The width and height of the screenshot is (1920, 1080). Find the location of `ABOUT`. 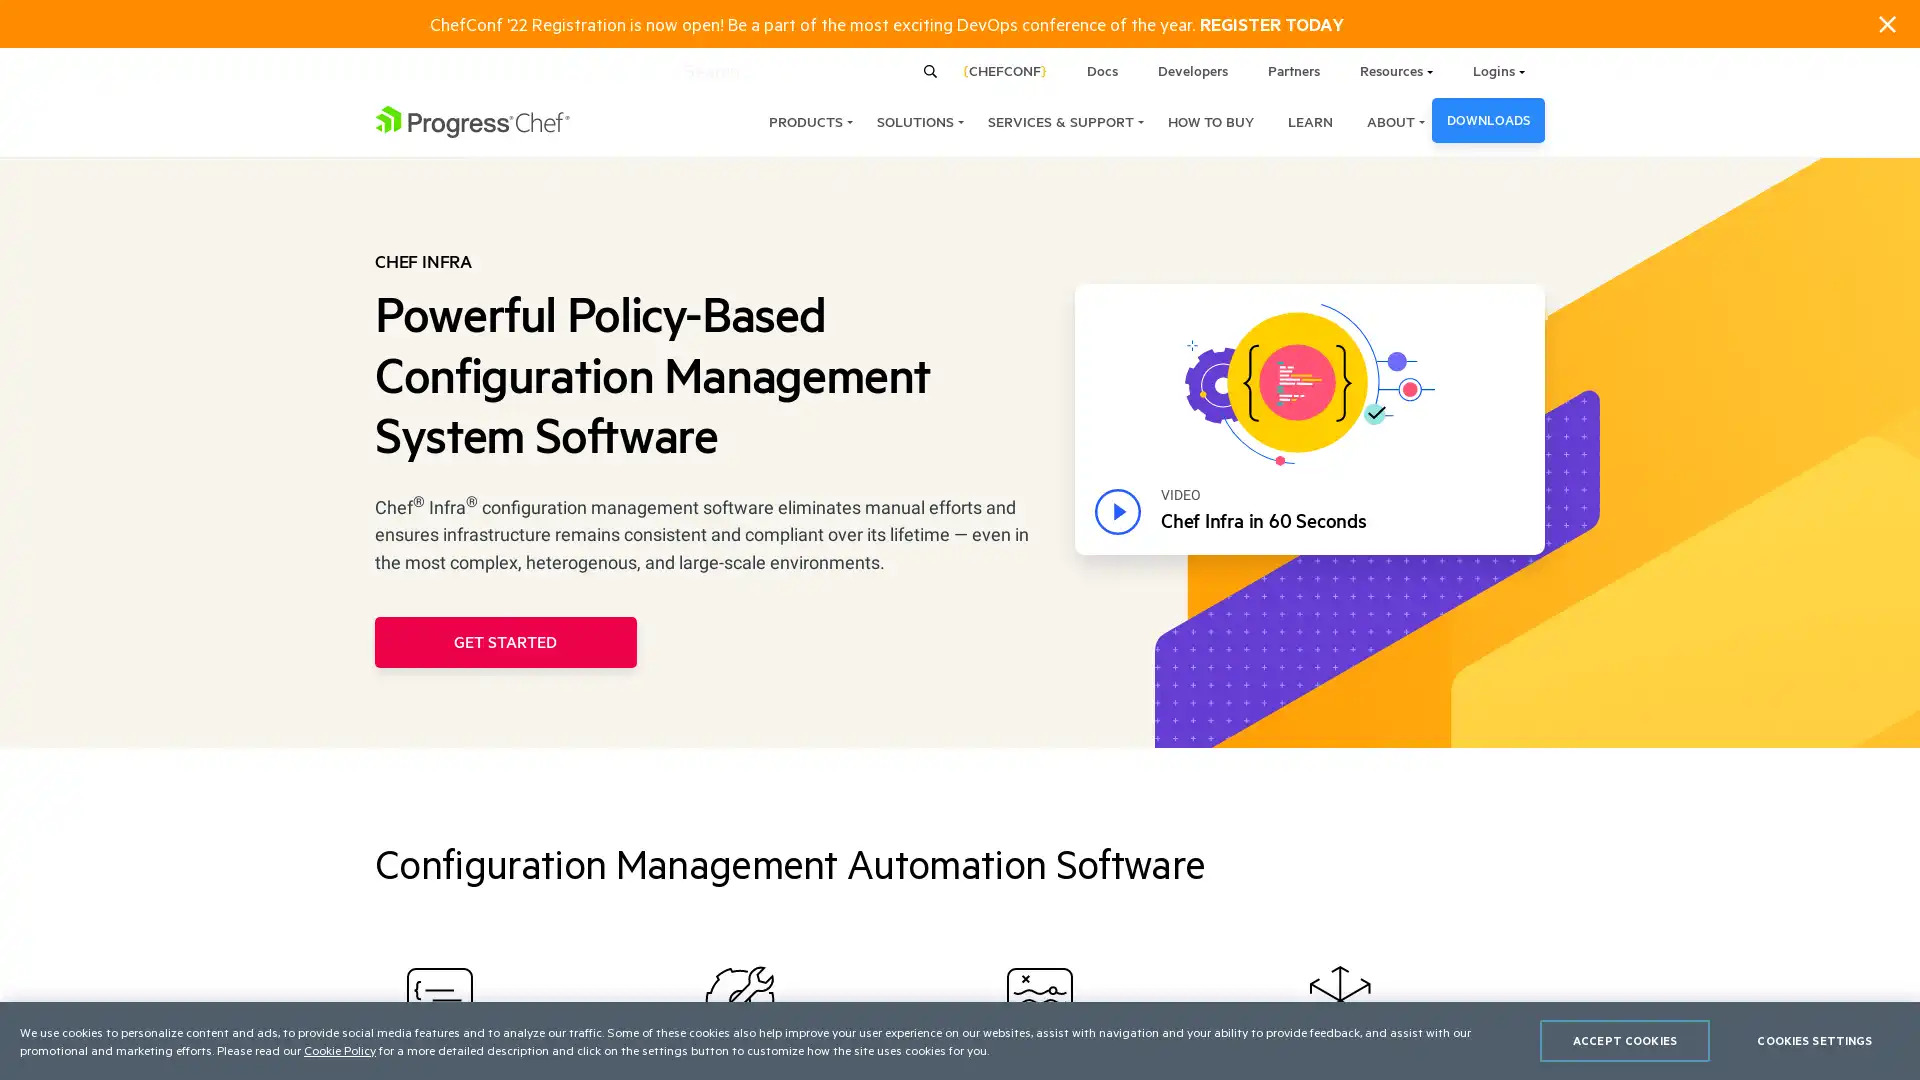

ABOUT is located at coordinates (1345, 122).